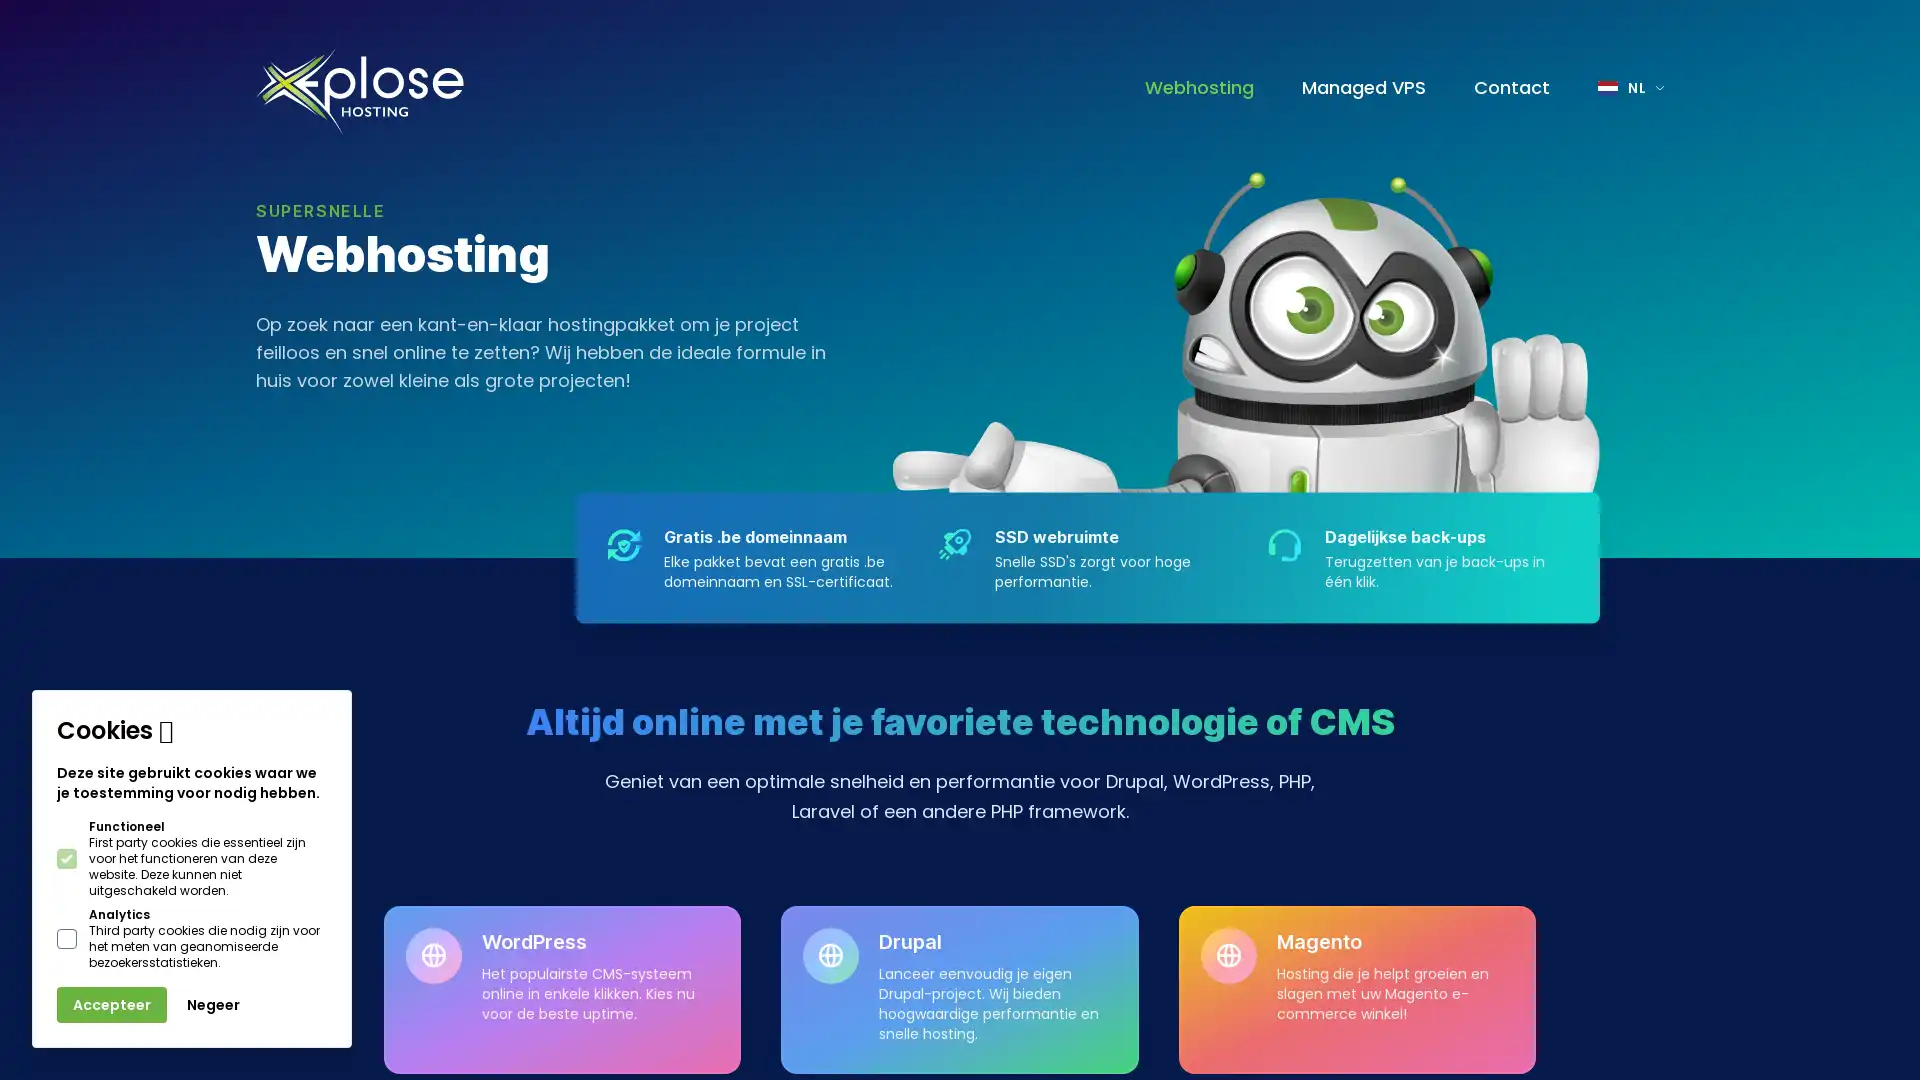 This screenshot has height=1080, width=1920. What do you see at coordinates (213, 1005) in the screenshot?
I see `Negeer` at bounding box center [213, 1005].